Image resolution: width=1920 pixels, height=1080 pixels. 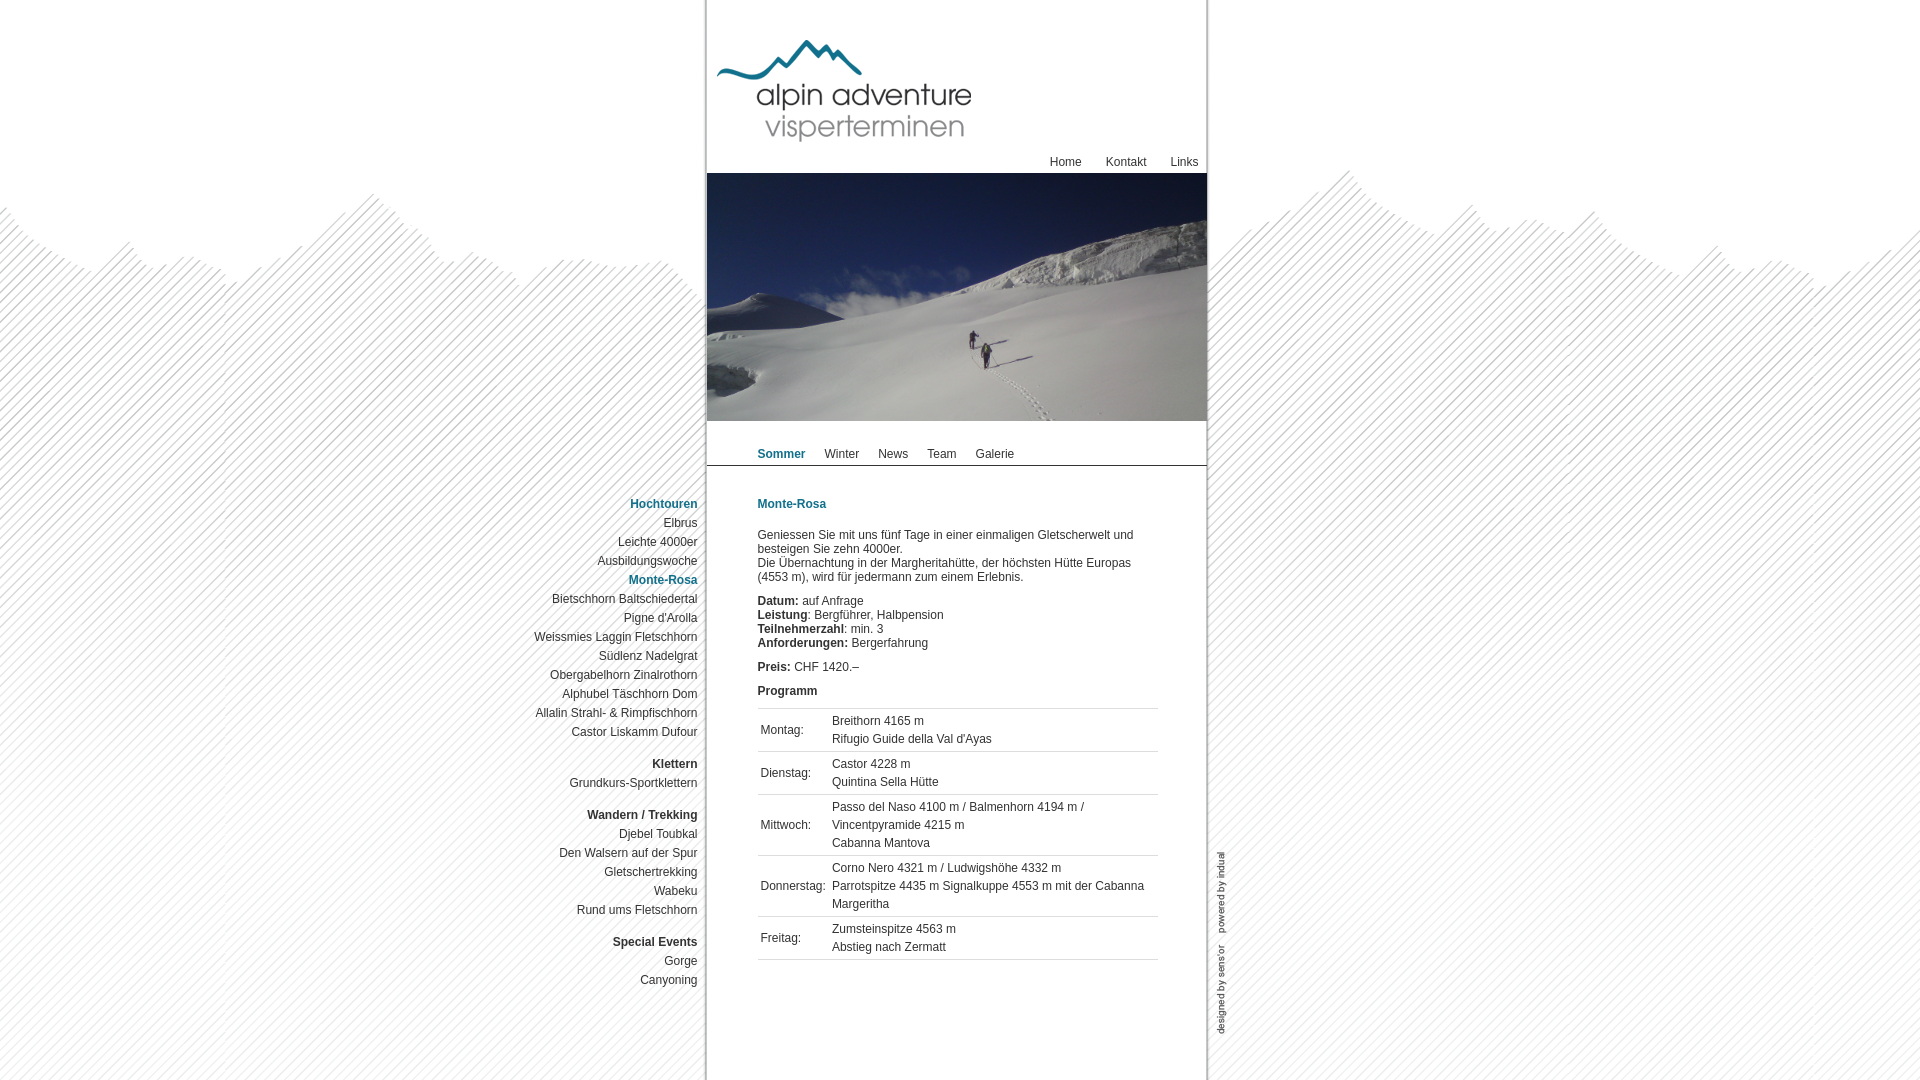 I want to click on 'Monte-Rosa', so click(x=609, y=580).